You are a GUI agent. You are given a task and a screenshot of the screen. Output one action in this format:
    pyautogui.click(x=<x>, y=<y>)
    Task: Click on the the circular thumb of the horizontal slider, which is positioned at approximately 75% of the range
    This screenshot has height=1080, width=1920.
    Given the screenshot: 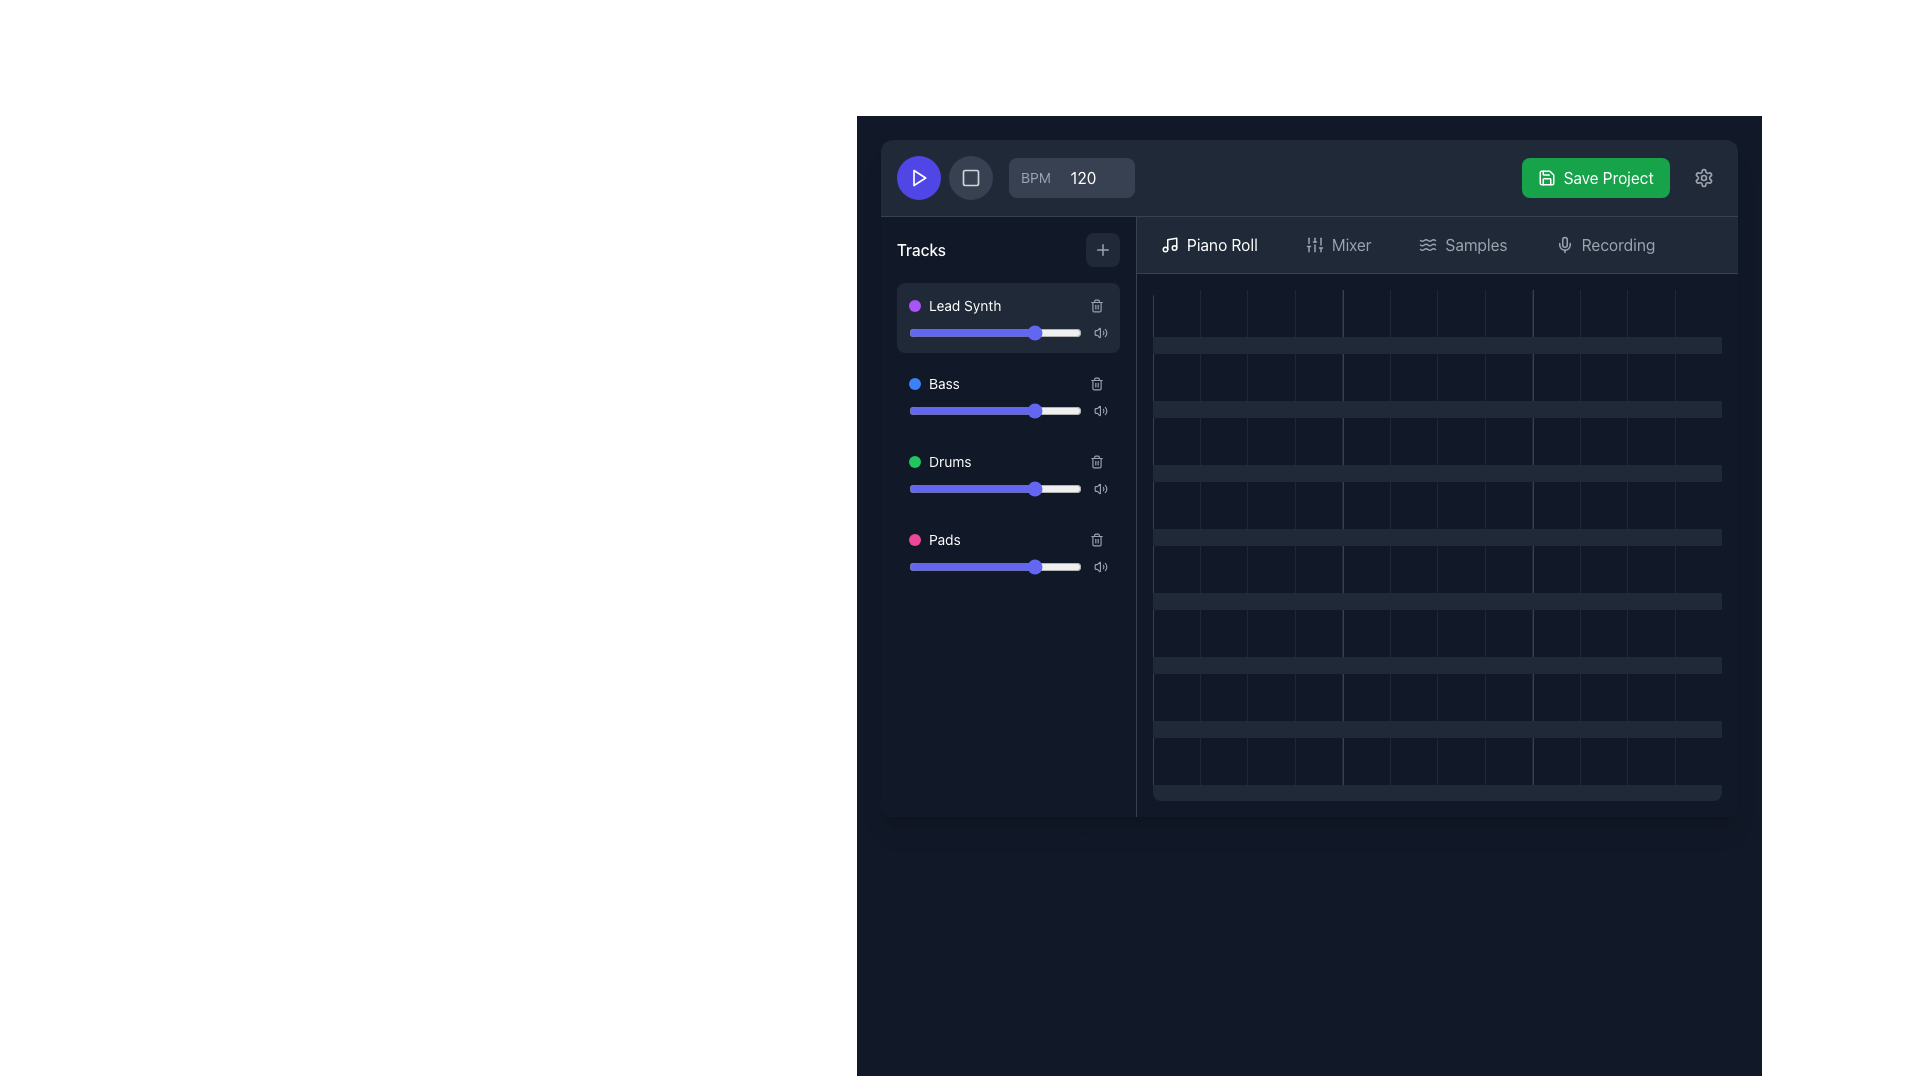 What is the action you would take?
    pyautogui.click(x=995, y=331)
    